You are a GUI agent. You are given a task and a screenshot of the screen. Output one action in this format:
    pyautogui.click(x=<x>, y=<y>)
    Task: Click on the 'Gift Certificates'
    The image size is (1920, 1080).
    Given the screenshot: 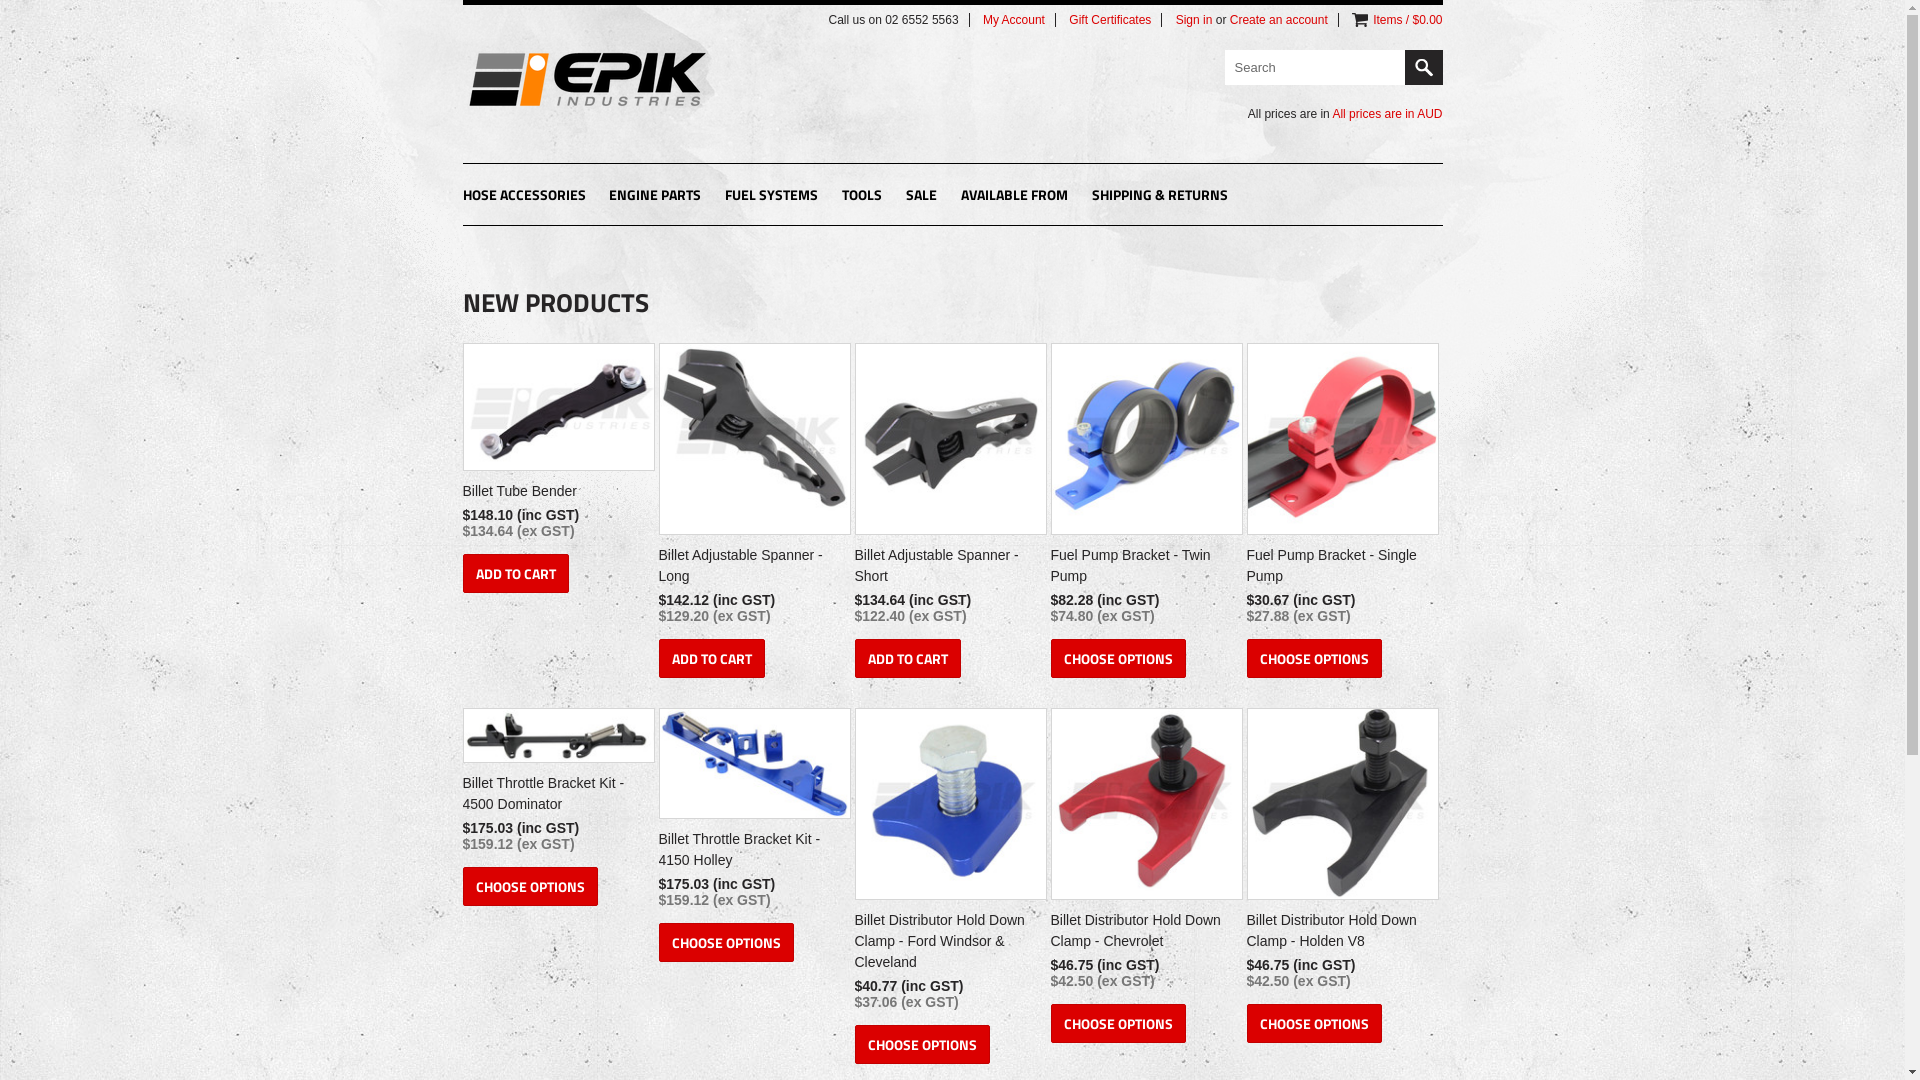 What is the action you would take?
    pyautogui.click(x=1108, y=19)
    